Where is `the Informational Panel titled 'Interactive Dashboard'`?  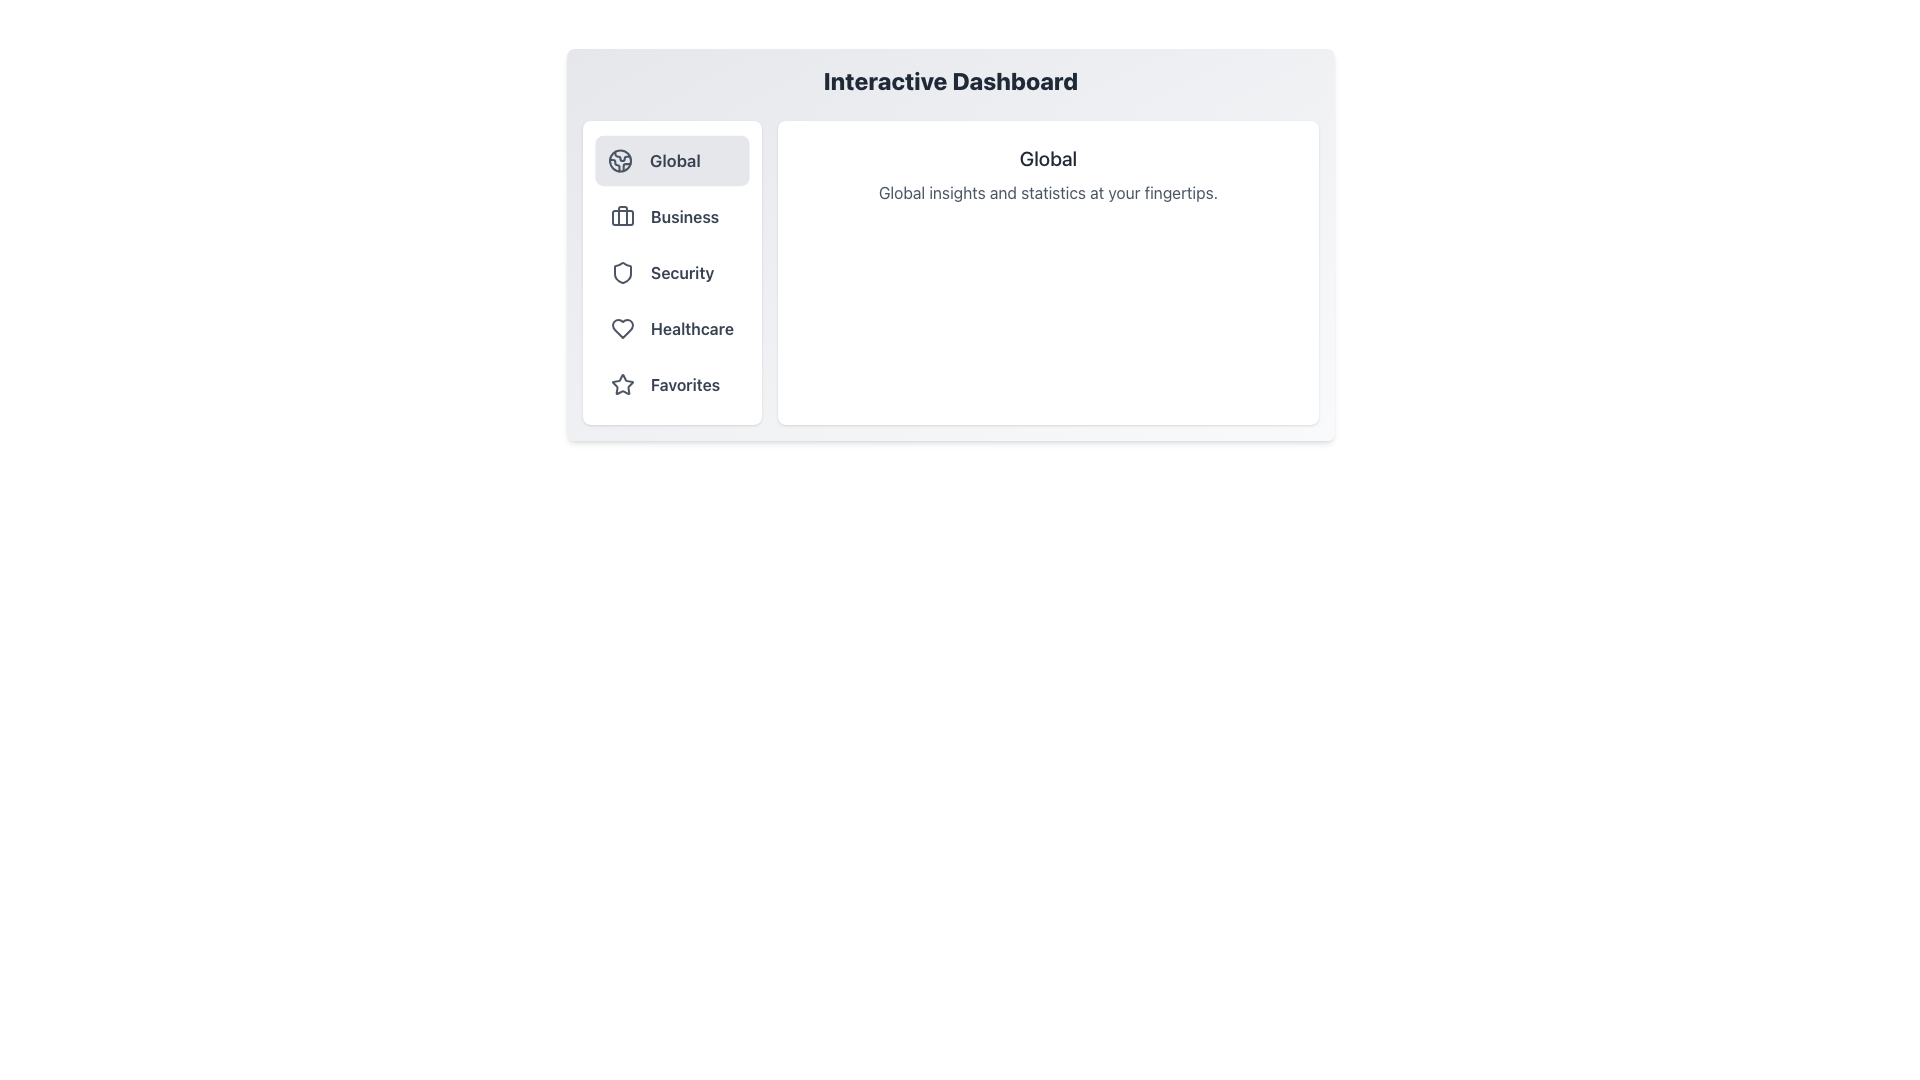
the Informational Panel titled 'Interactive Dashboard' is located at coordinates (949, 244).